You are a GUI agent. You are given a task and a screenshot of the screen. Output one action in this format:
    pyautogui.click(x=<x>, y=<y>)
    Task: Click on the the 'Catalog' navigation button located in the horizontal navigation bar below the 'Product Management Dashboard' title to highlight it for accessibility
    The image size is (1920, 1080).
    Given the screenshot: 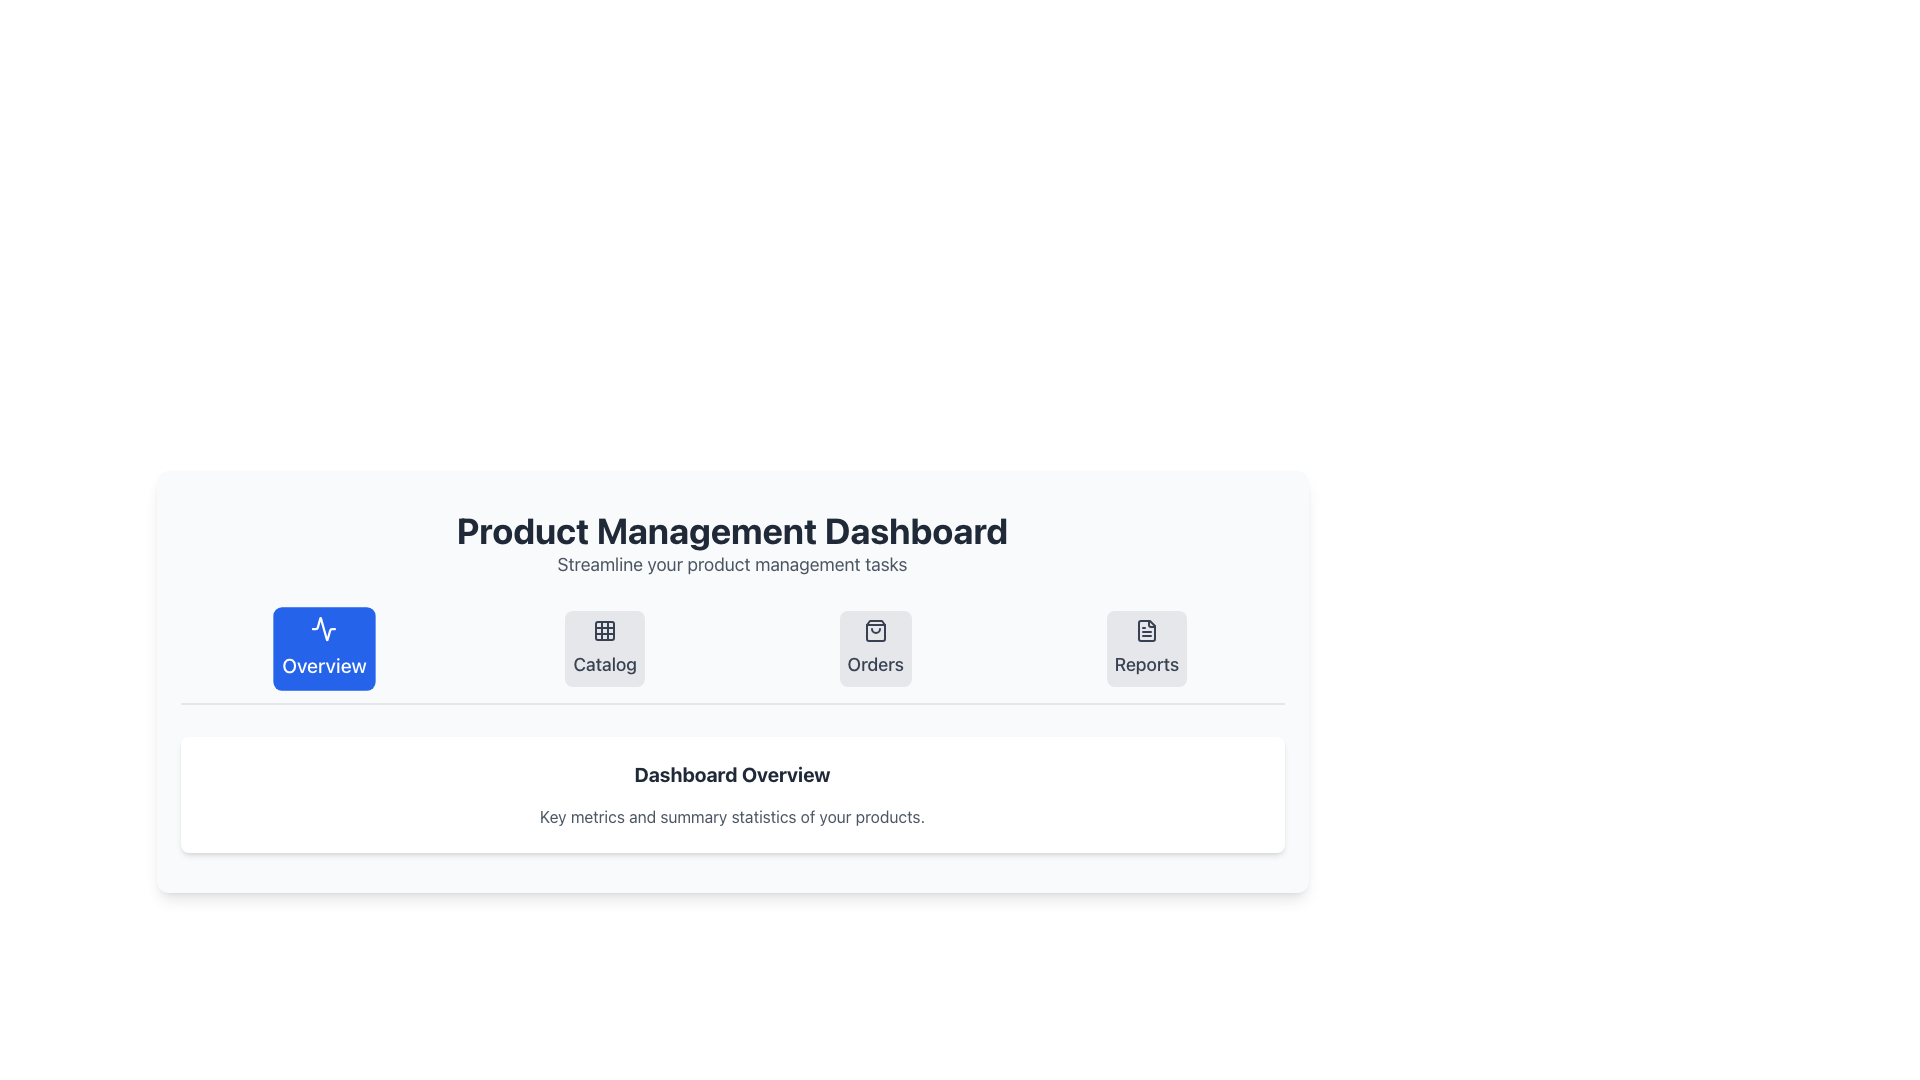 What is the action you would take?
    pyautogui.click(x=604, y=648)
    